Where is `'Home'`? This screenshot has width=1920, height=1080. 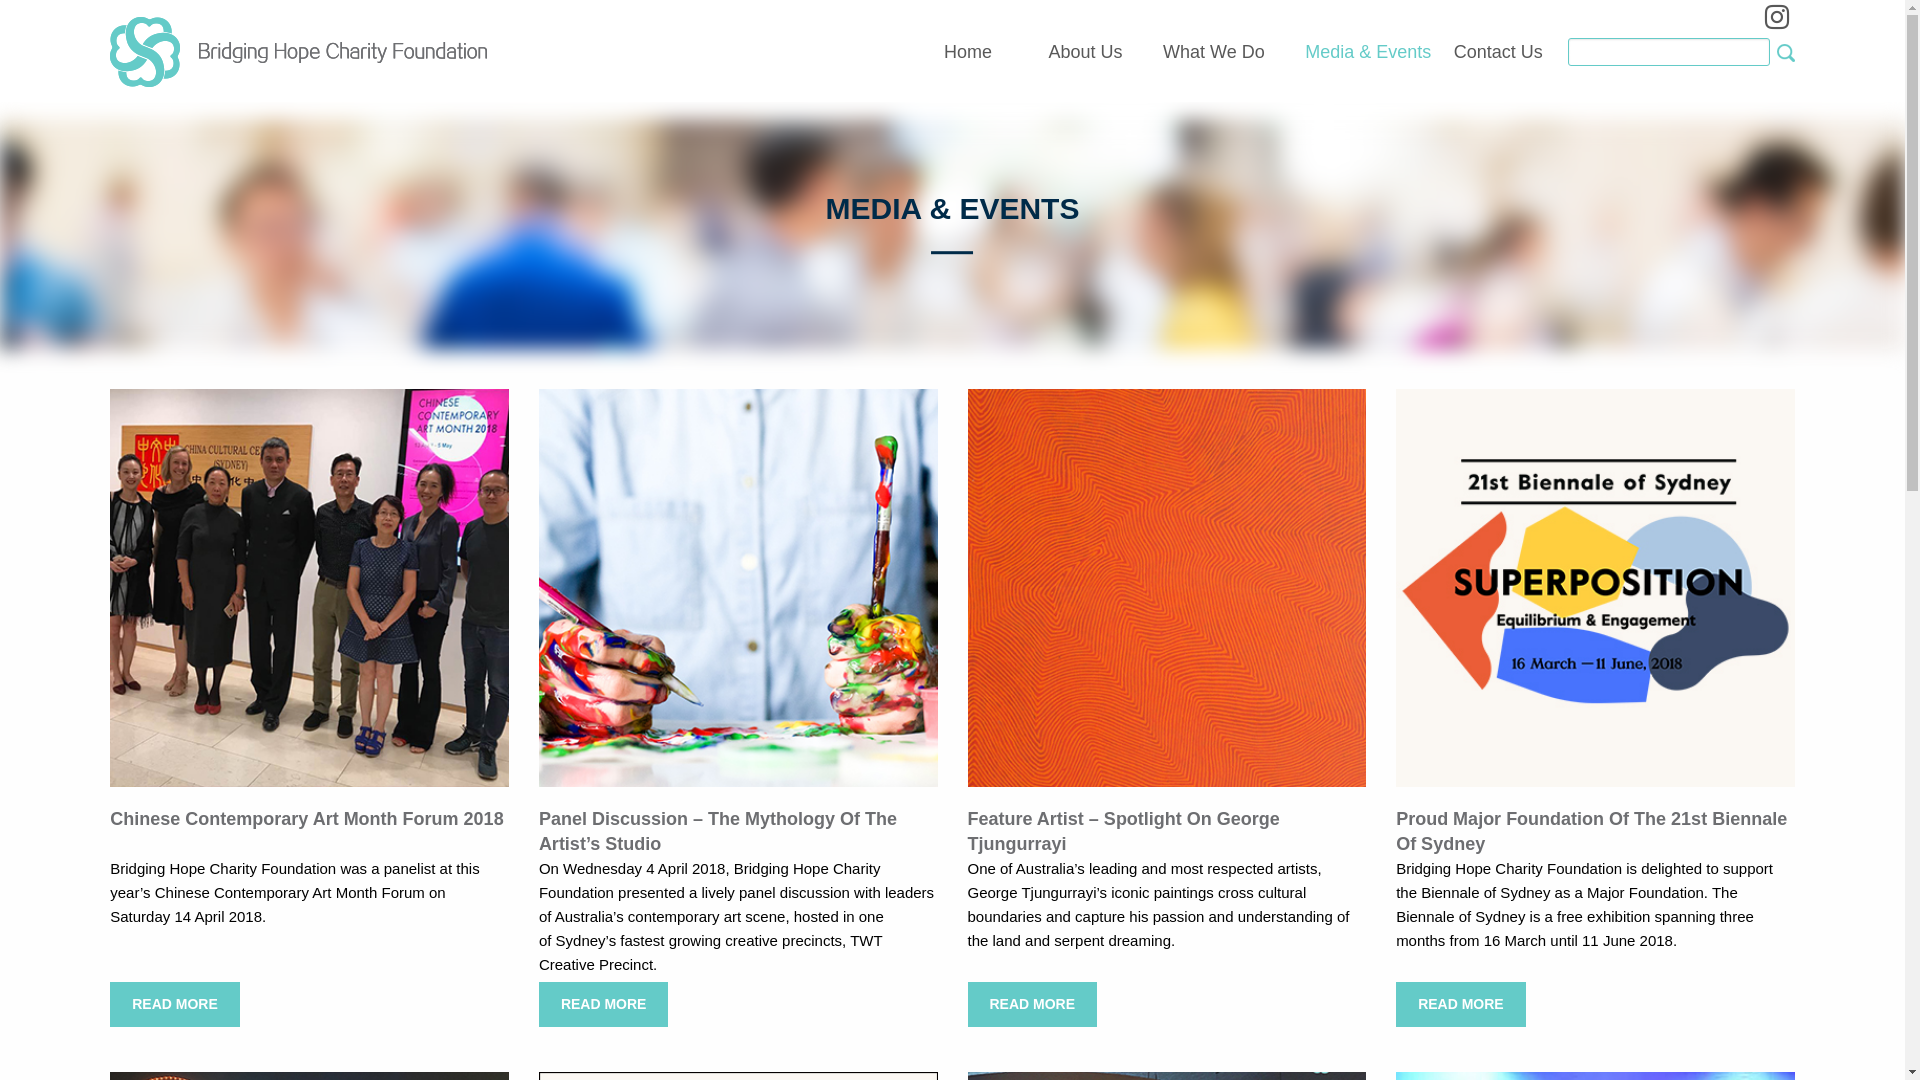
'Home' is located at coordinates (943, 52).